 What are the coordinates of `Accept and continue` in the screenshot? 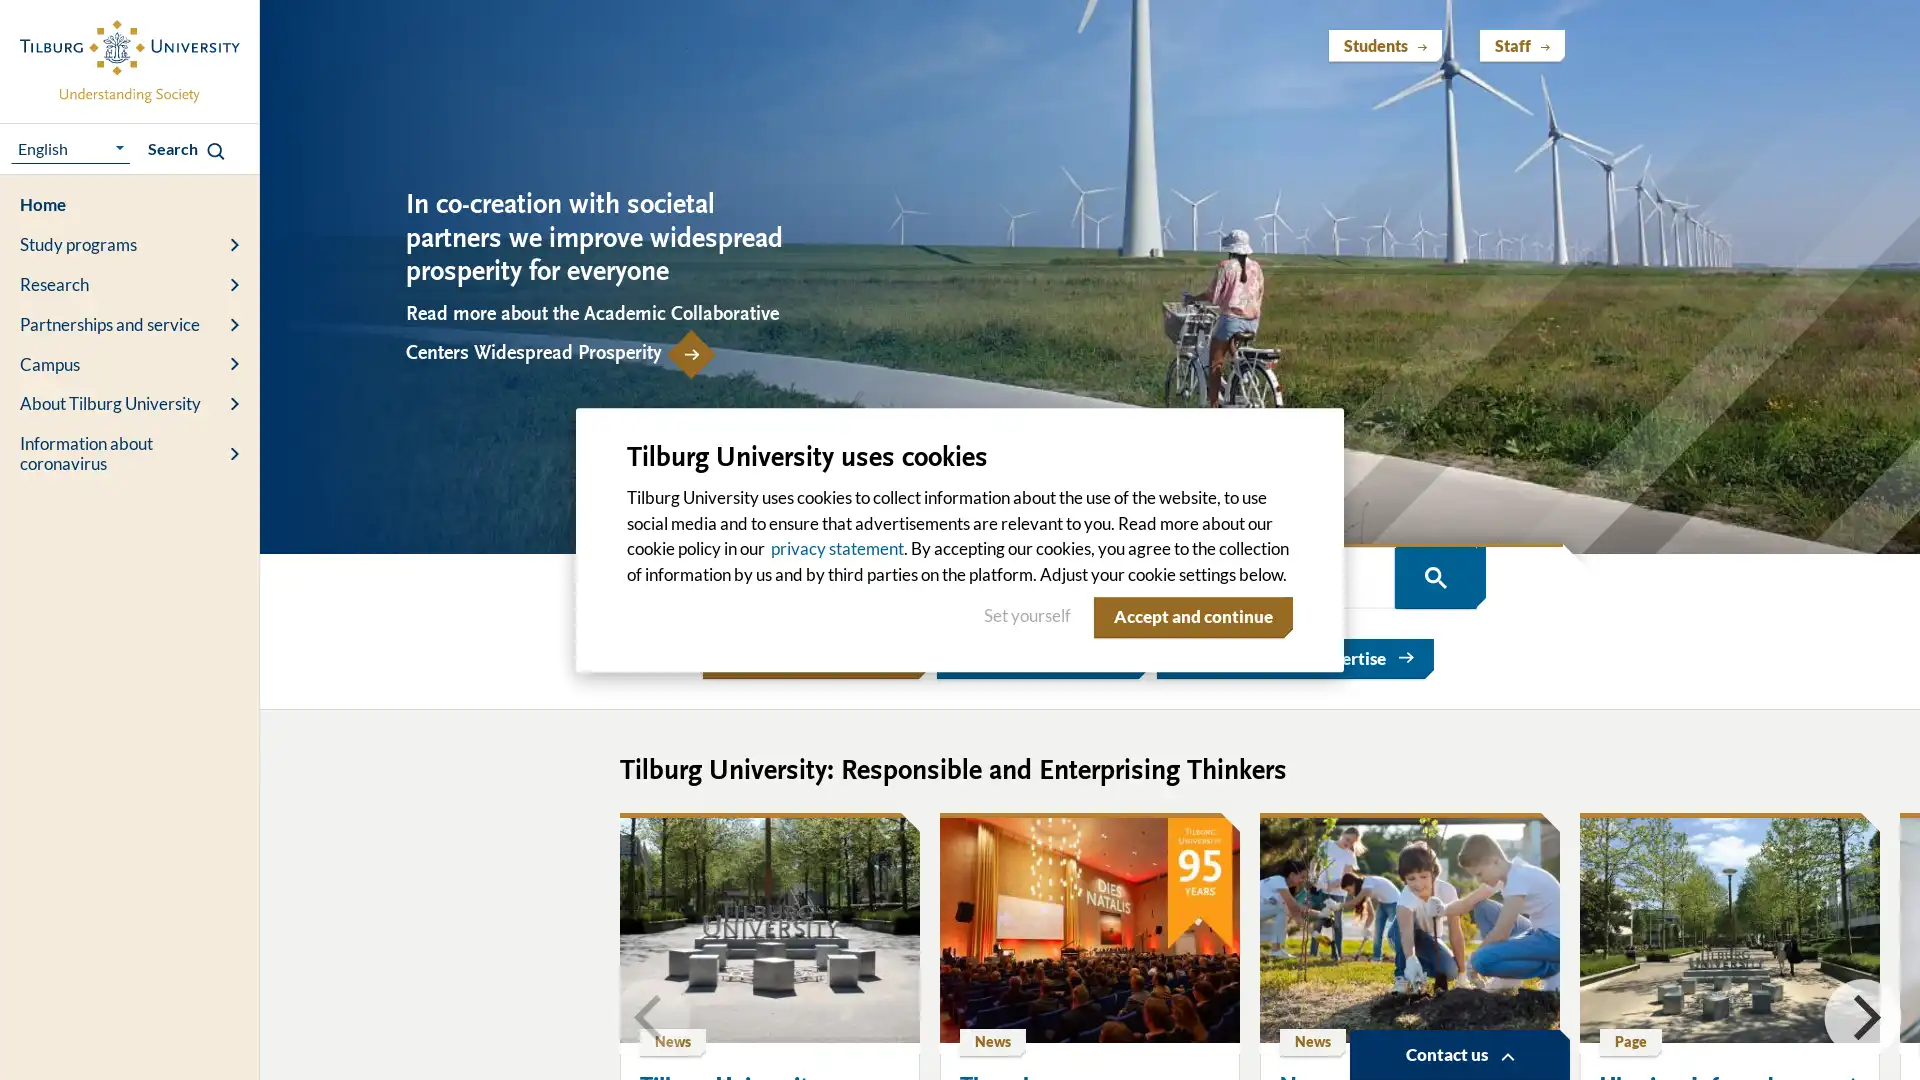 It's located at (1189, 616).